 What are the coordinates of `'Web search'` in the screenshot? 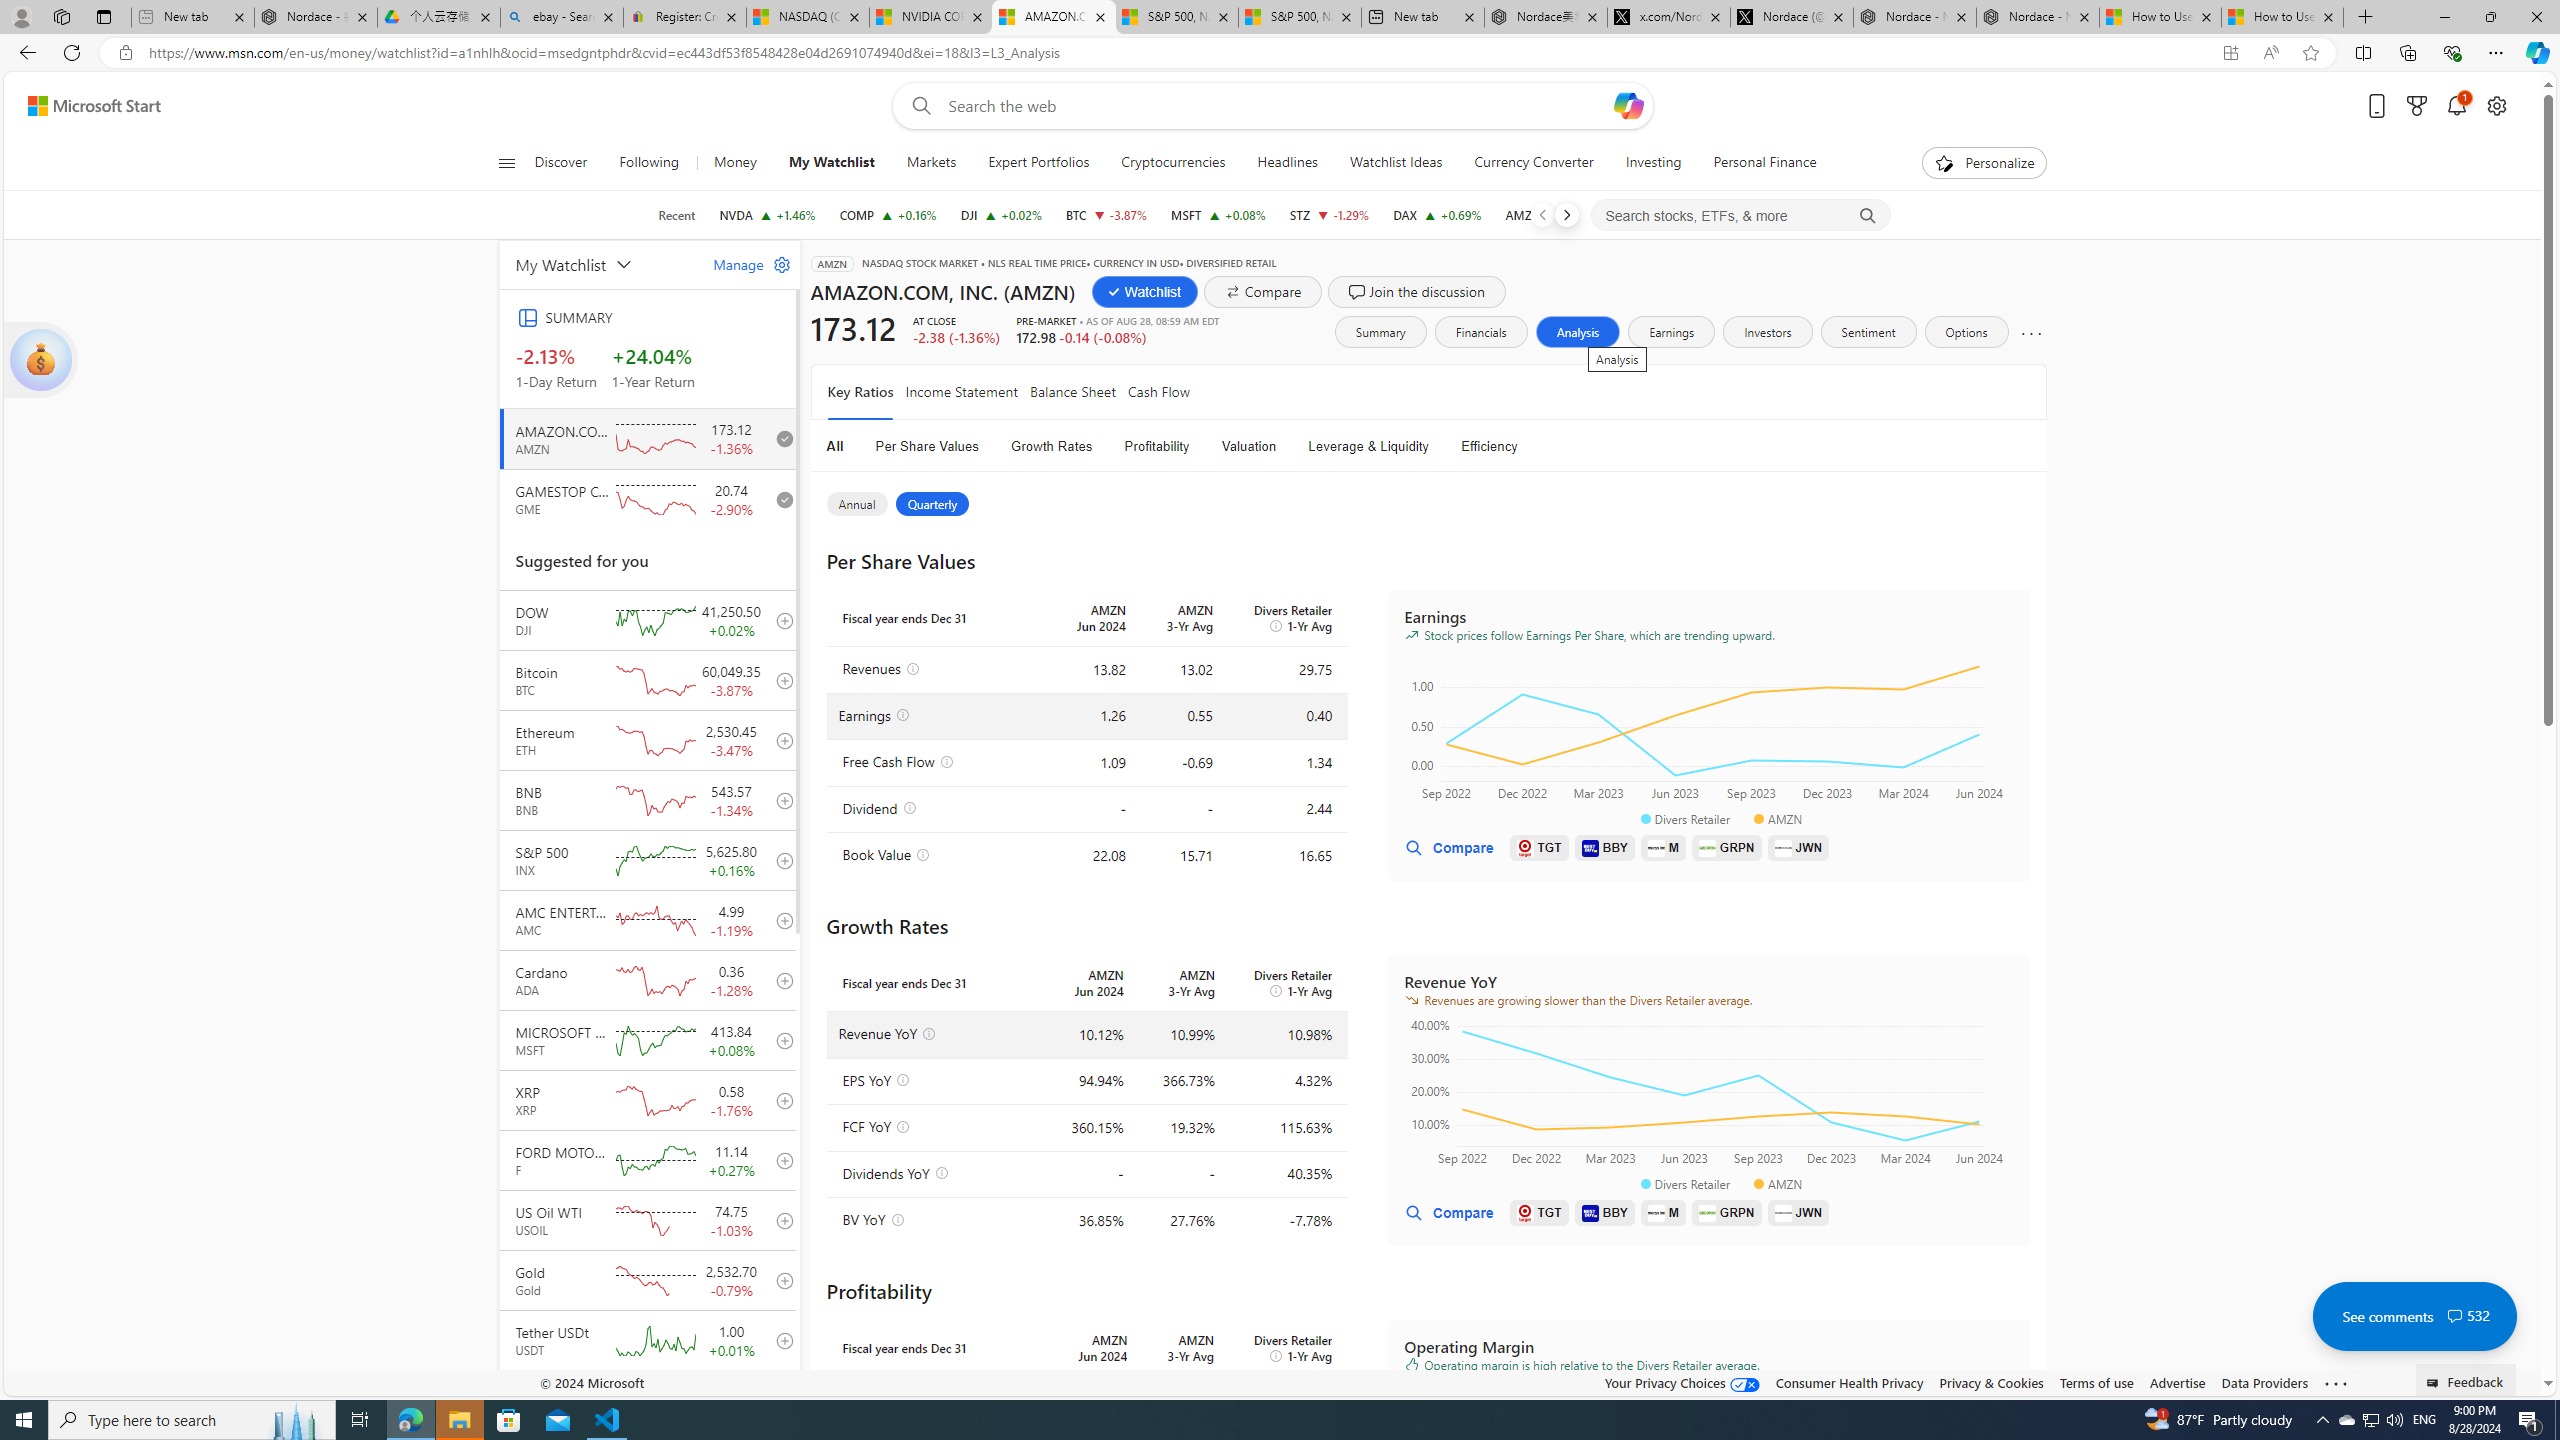 It's located at (916, 106).